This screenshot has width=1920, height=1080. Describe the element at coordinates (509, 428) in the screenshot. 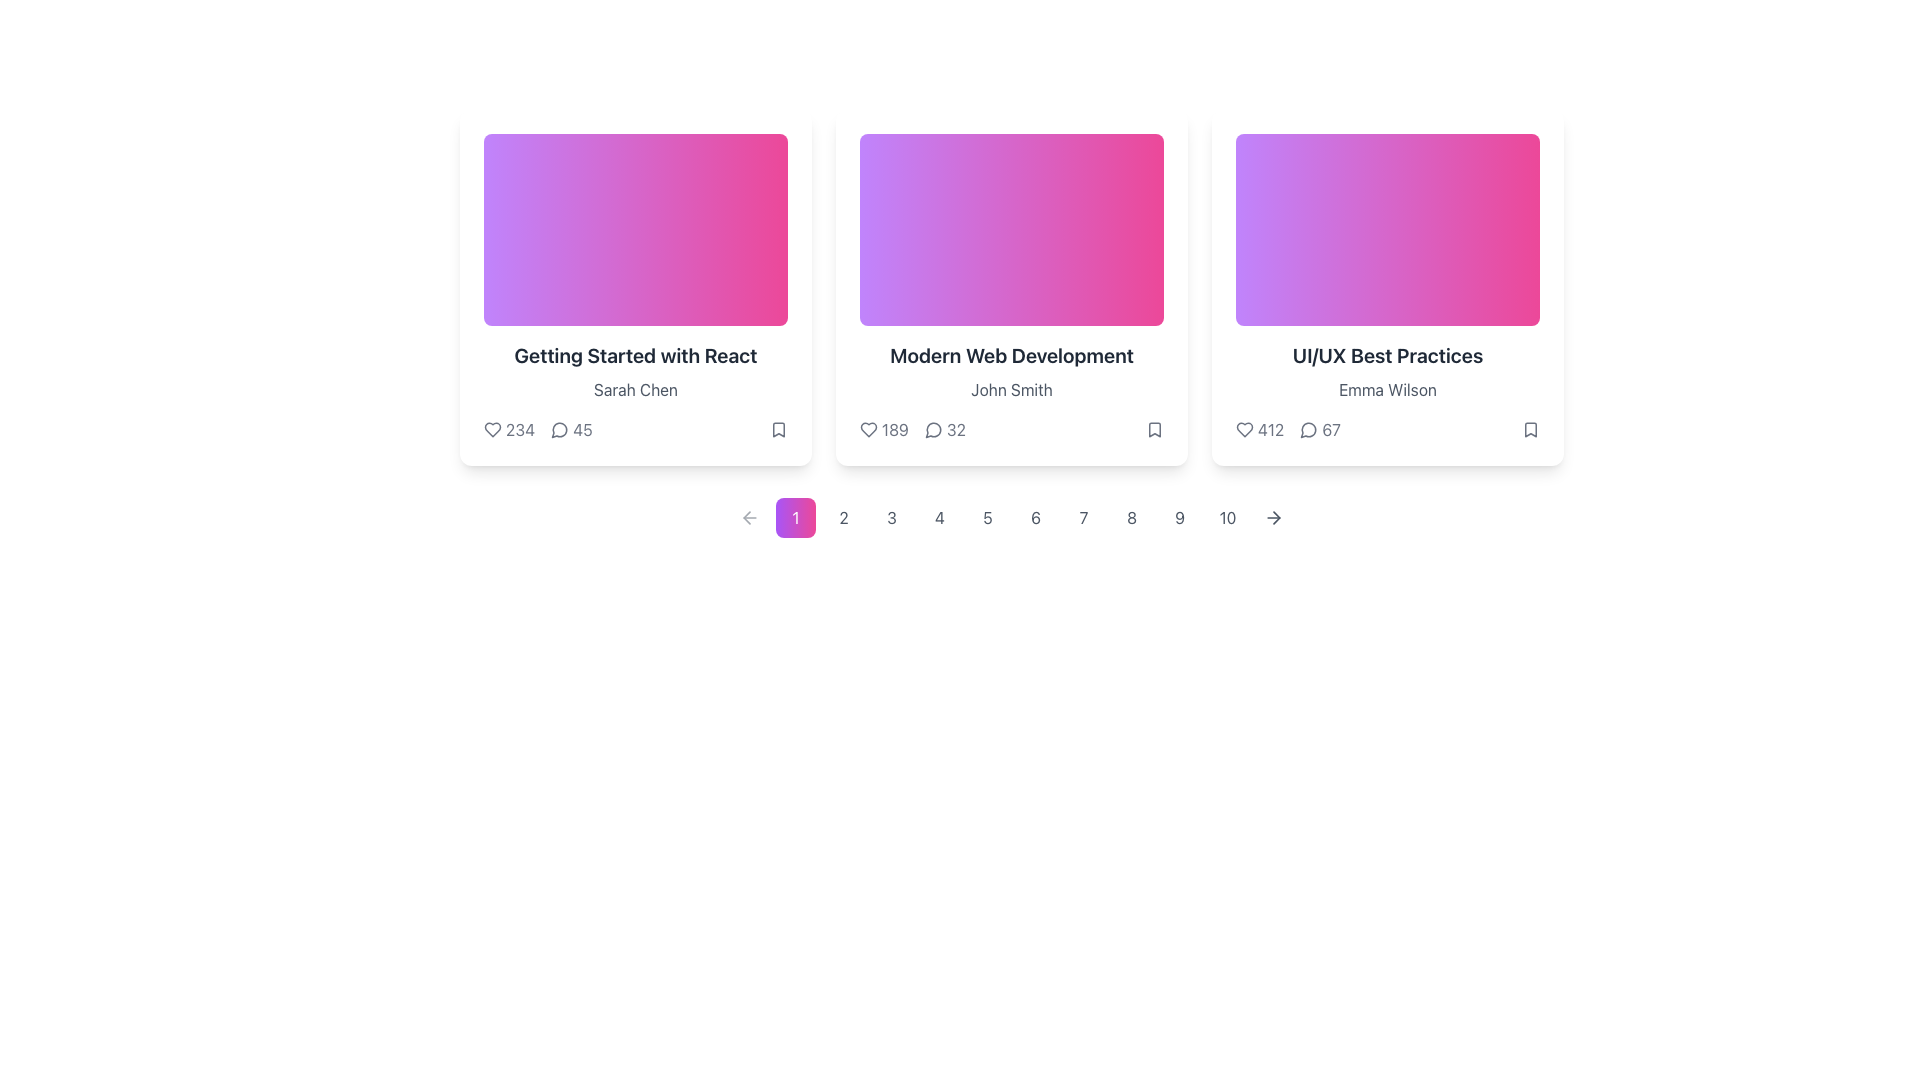

I see `the interactive counter element featuring a heart-shaped icon and the number '234', located at the bottom left of the 'Getting Started with React' card` at that location.